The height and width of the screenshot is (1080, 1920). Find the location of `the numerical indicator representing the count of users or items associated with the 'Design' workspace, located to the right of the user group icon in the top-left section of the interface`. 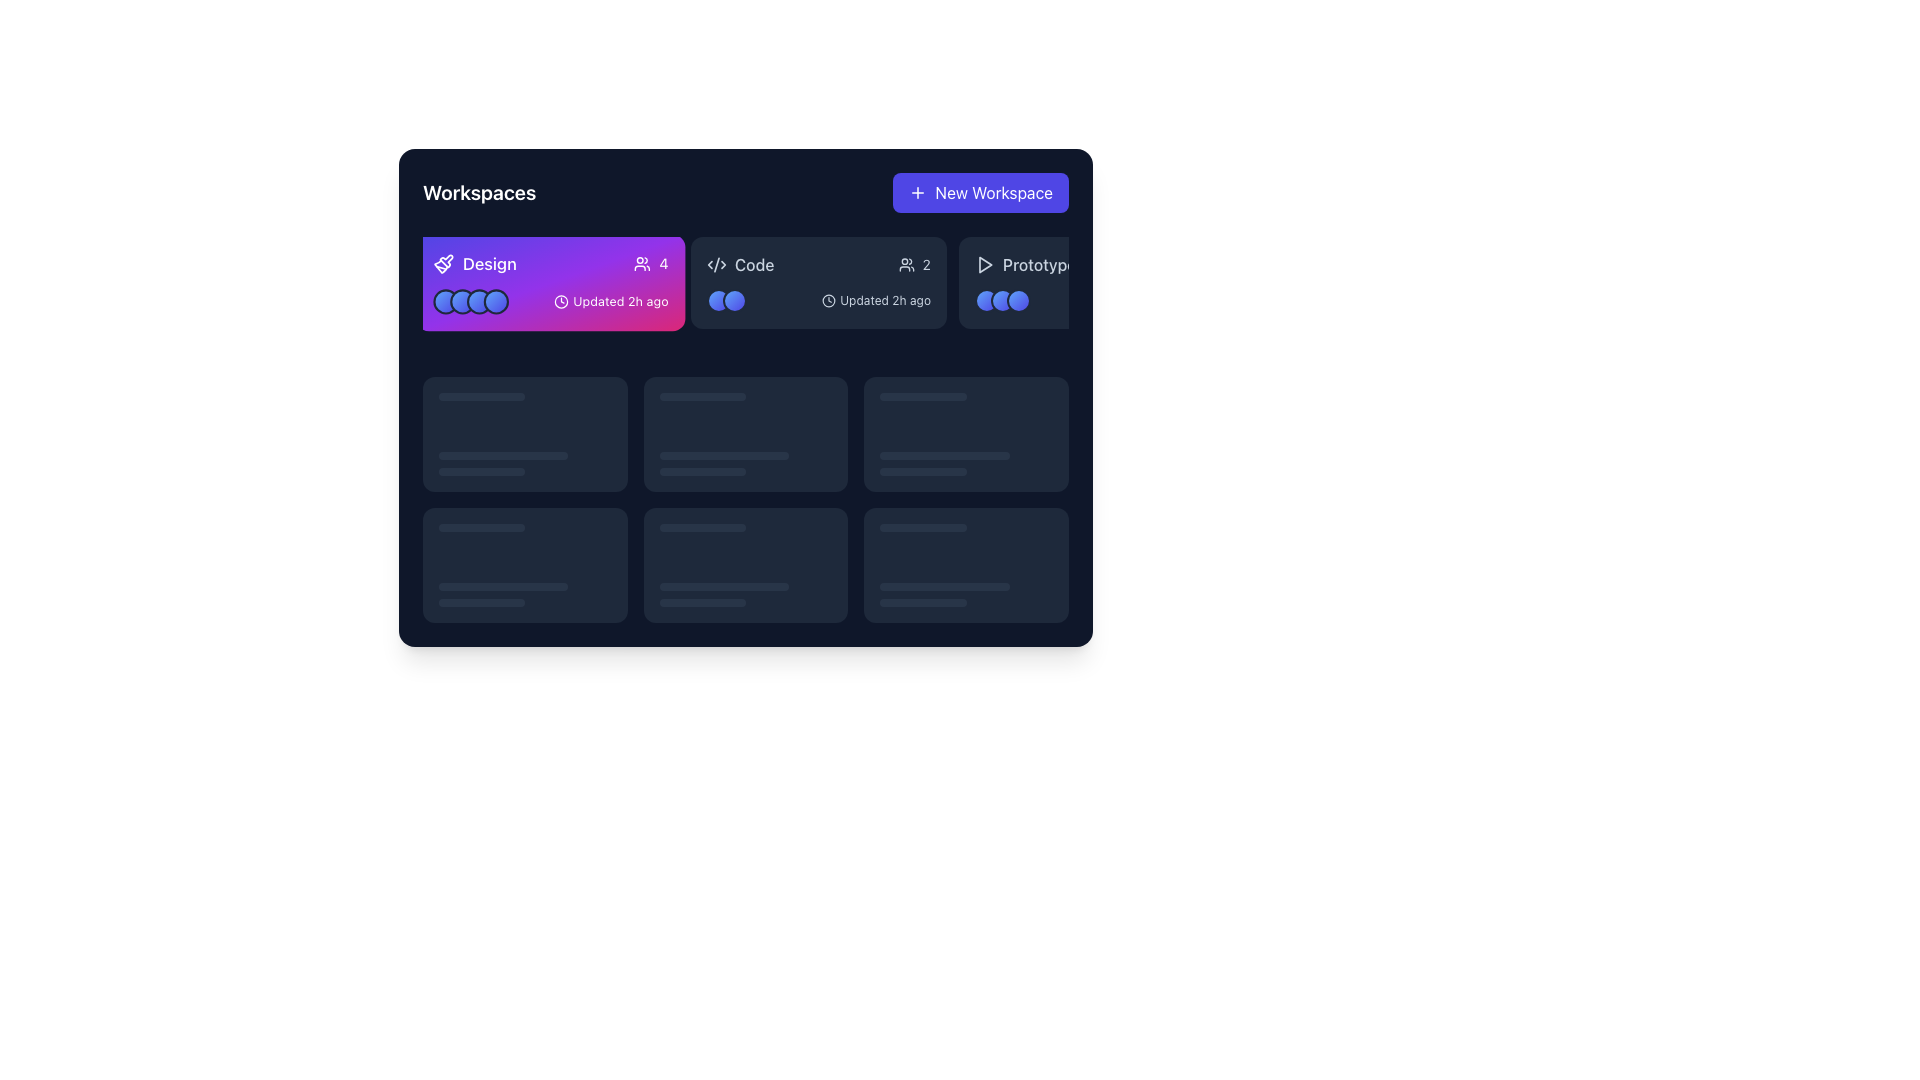

the numerical indicator representing the count of users or items associated with the 'Design' workspace, located to the right of the user group icon in the top-left section of the interface is located at coordinates (663, 263).